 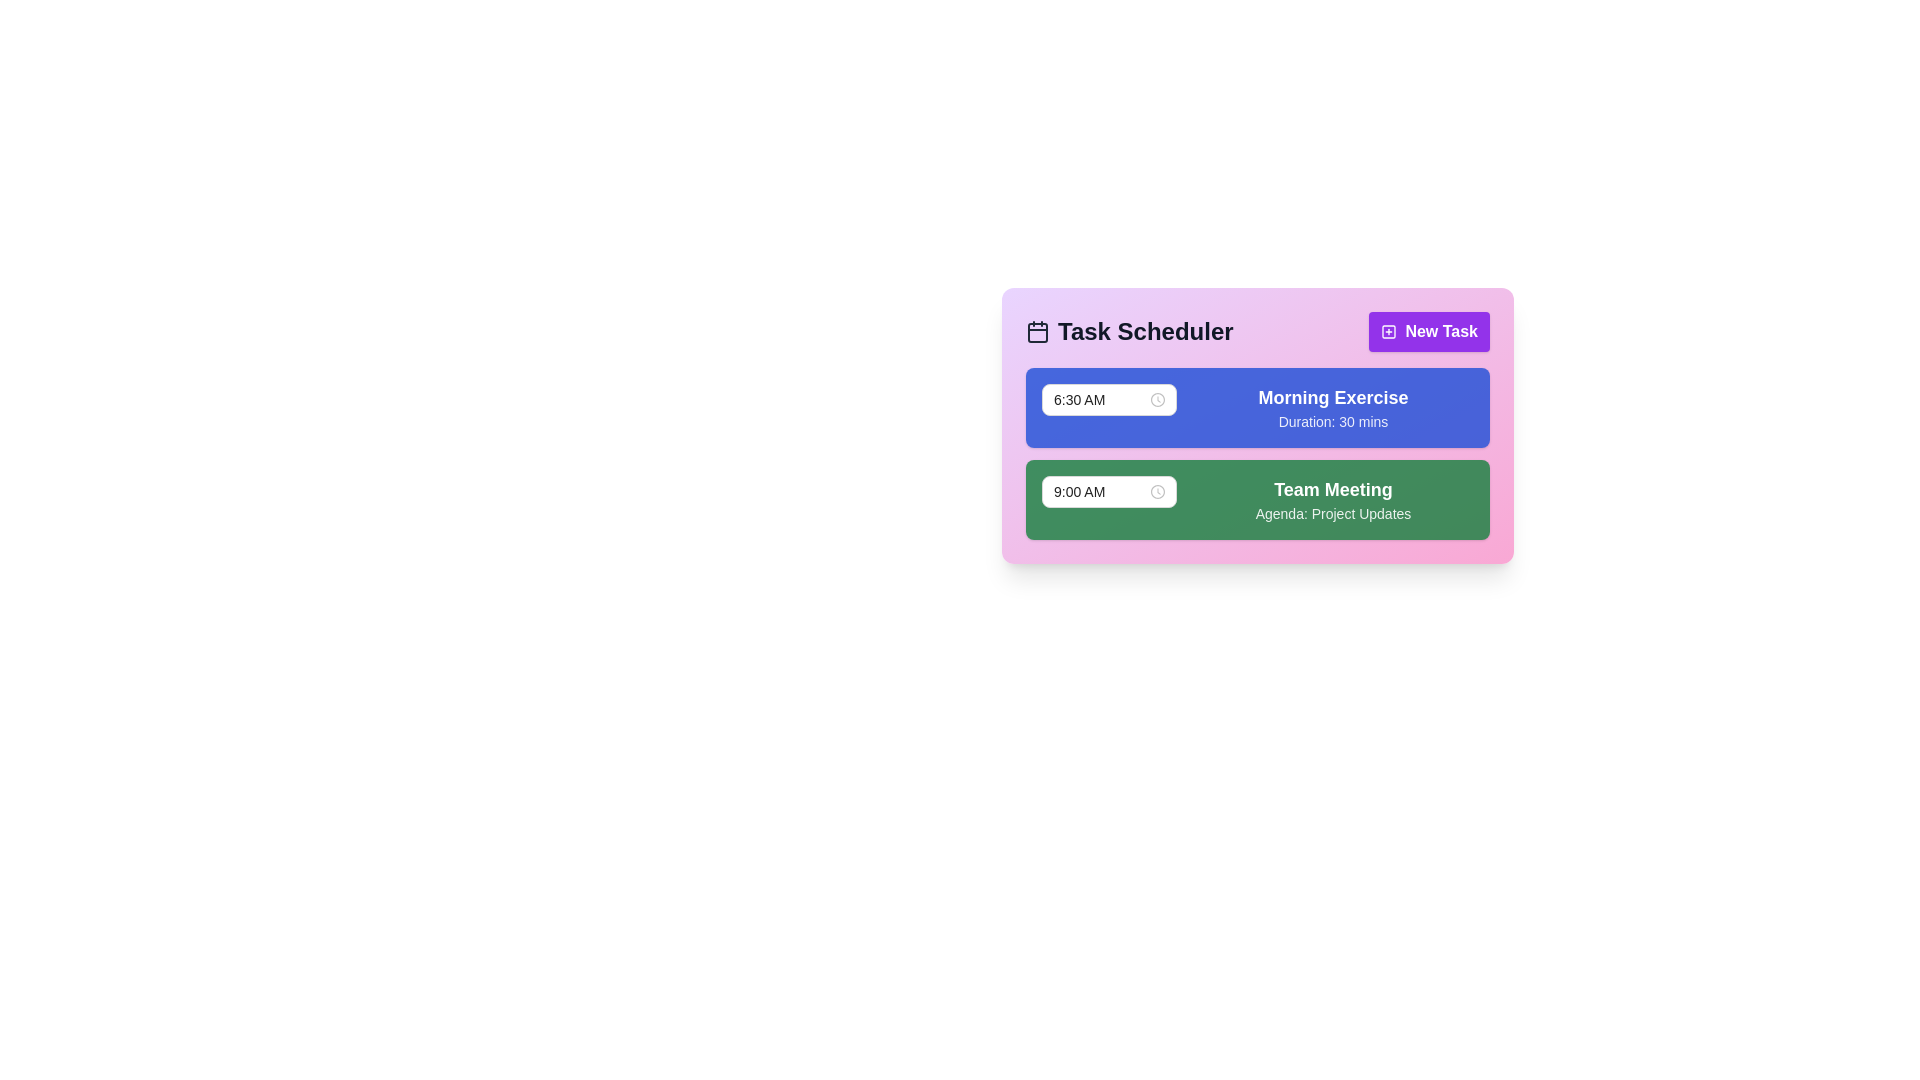 I want to click on the 'Task Scheduler' title element, which is a combination of an icon and text label, located in the top-left section of the pink card, near the left edge and aligned to the left of the 'New Task' button, so click(x=1129, y=330).